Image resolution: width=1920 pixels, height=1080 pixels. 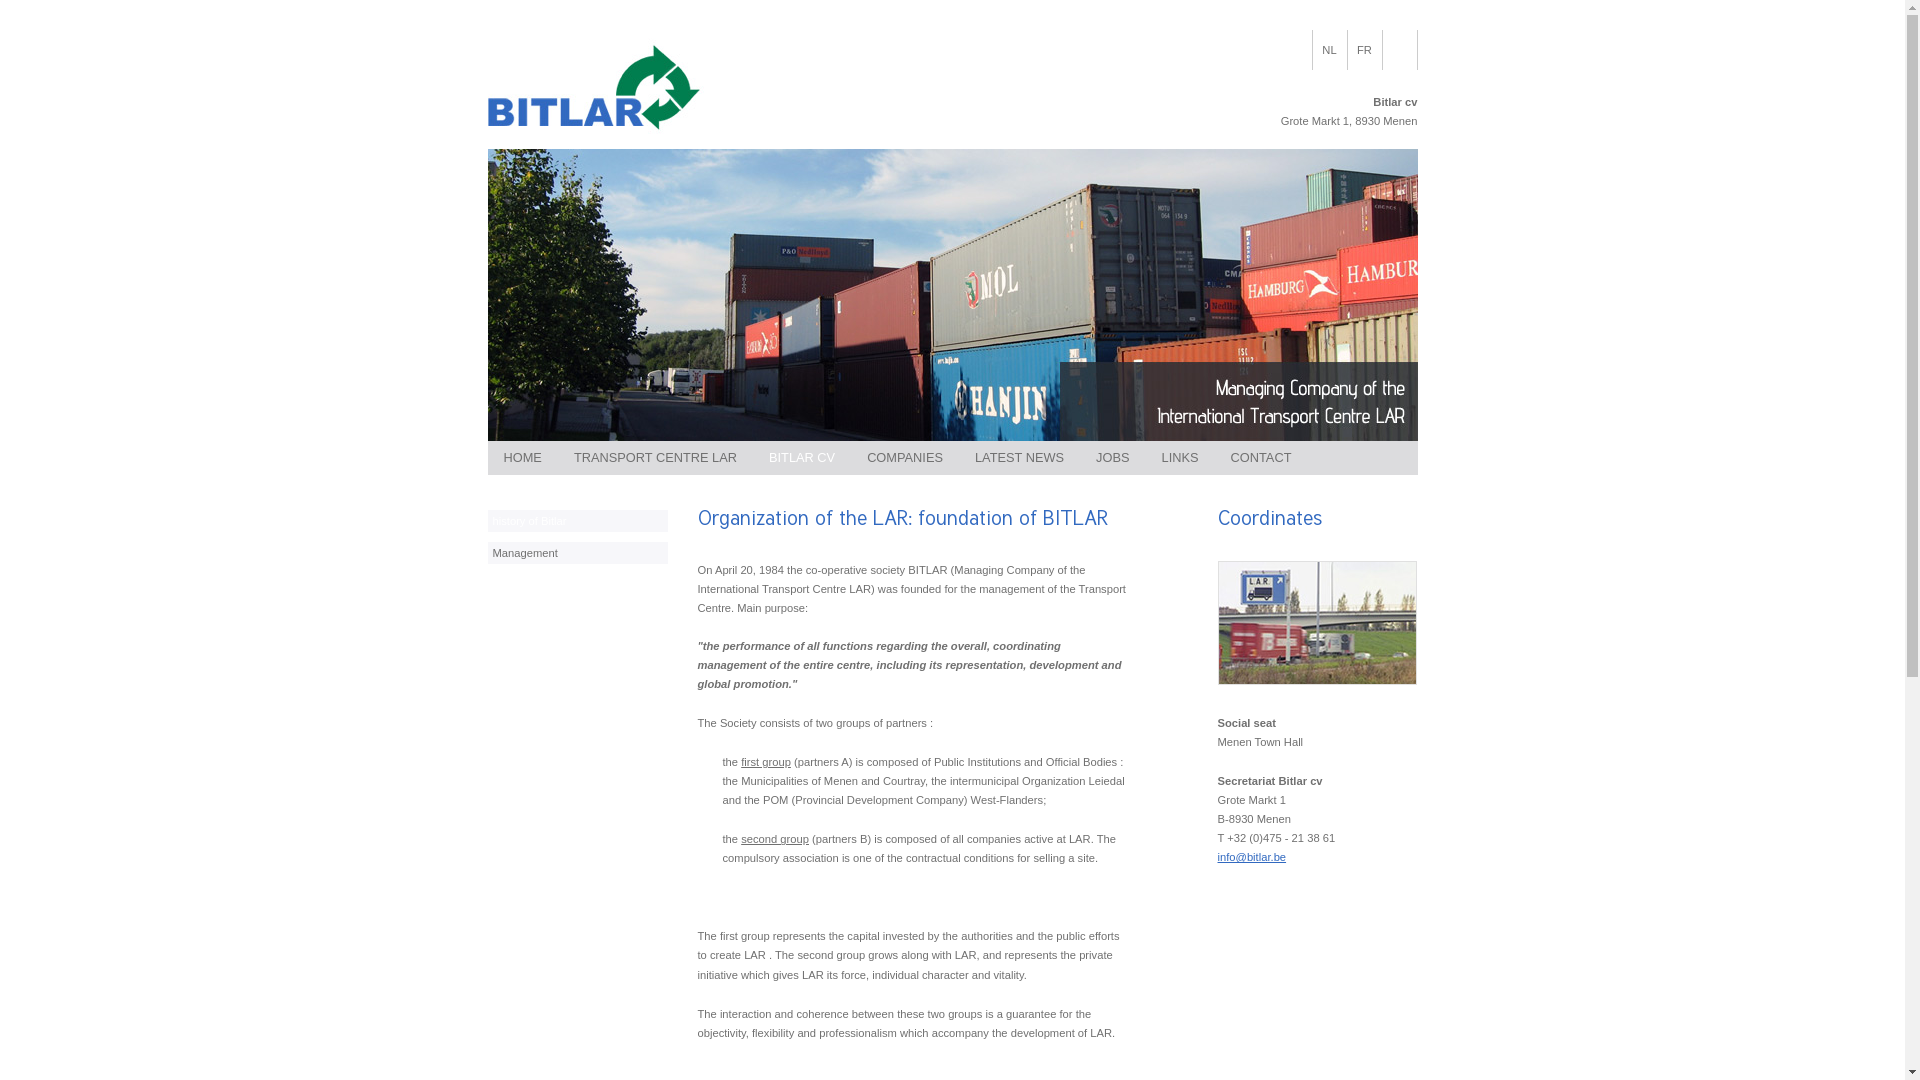 What do you see at coordinates (523, 458) in the screenshot?
I see `'HOME'` at bounding box center [523, 458].